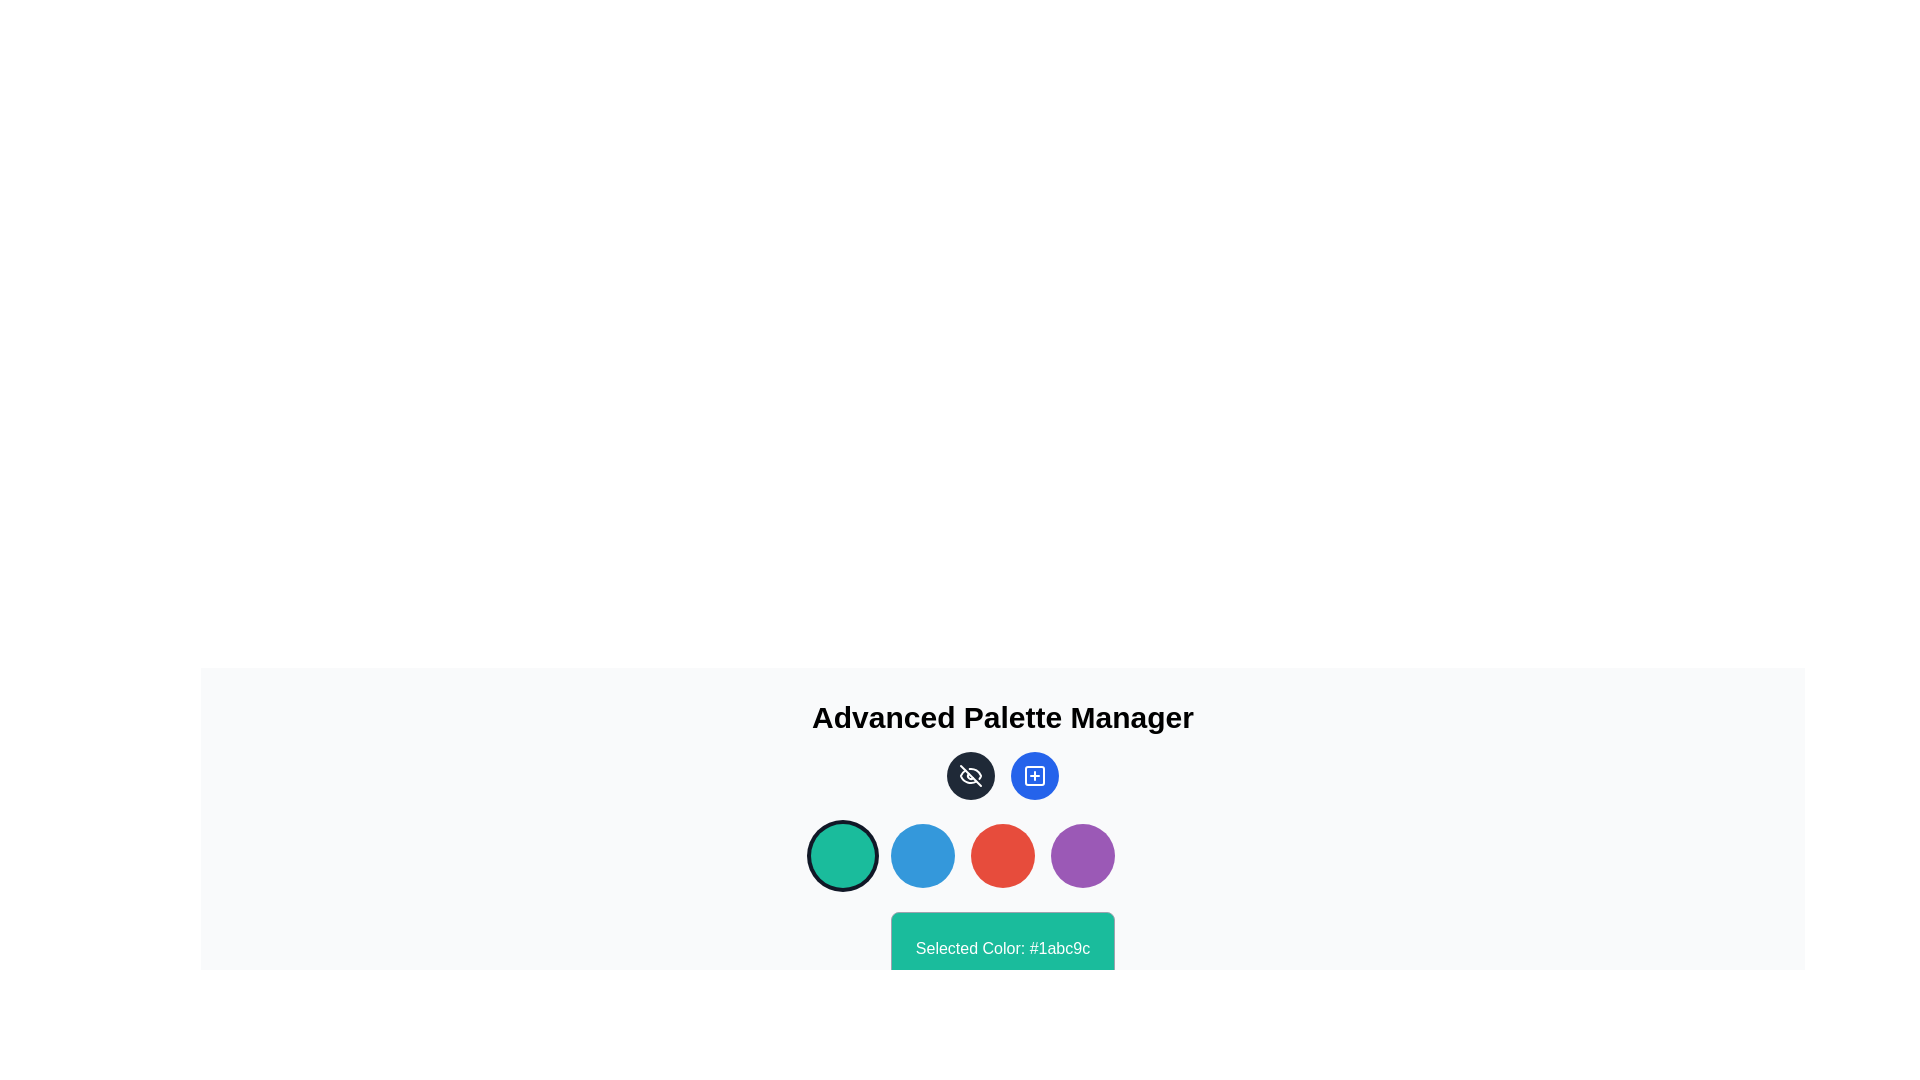  I want to click on the button with a square-plus icon, located in the upper row of controls below the 'Advanced Palette Manager' label, to trigger the tooltip or highlight effect, so click(1035, 774).